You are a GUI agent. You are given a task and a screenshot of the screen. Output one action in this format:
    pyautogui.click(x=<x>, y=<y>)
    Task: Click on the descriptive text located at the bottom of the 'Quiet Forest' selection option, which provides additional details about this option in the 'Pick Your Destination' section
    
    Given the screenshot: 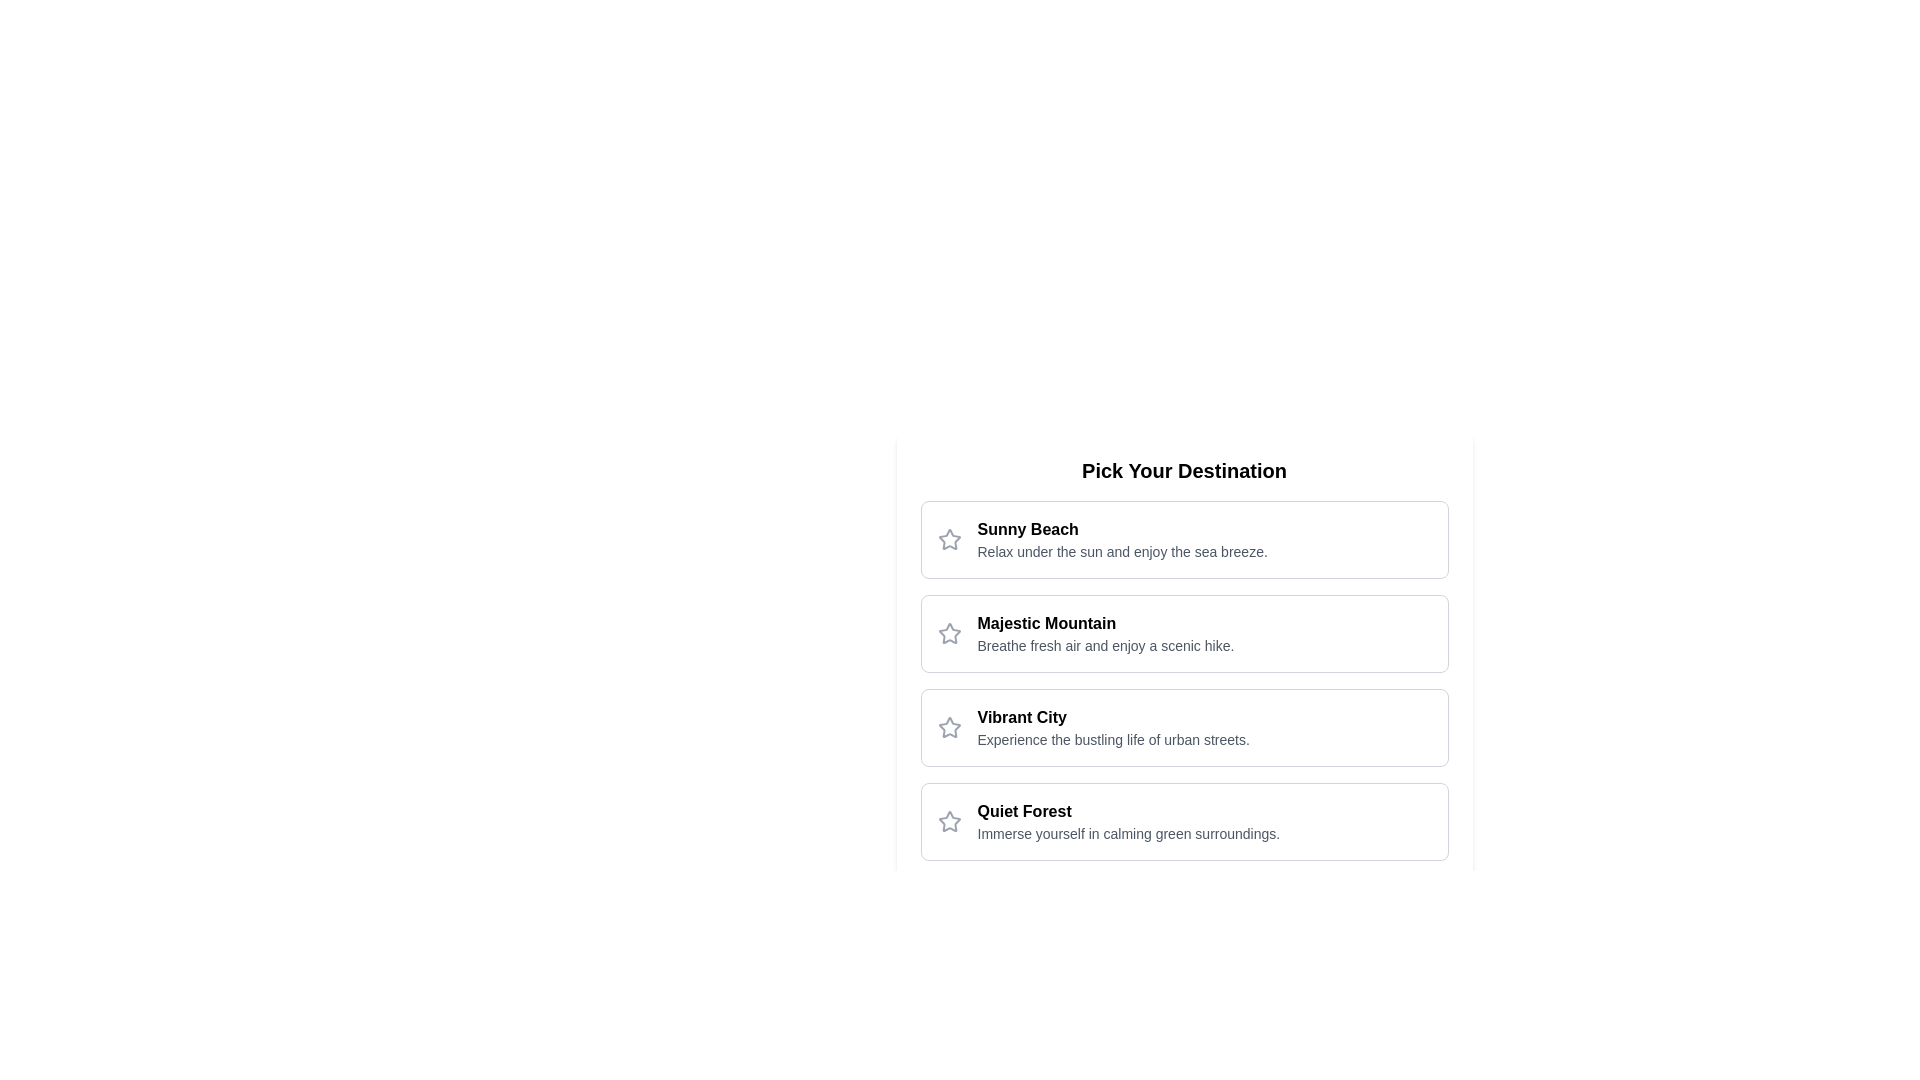 What is the action you would take?
    pyautogui.click(x=1128, y=833)
    